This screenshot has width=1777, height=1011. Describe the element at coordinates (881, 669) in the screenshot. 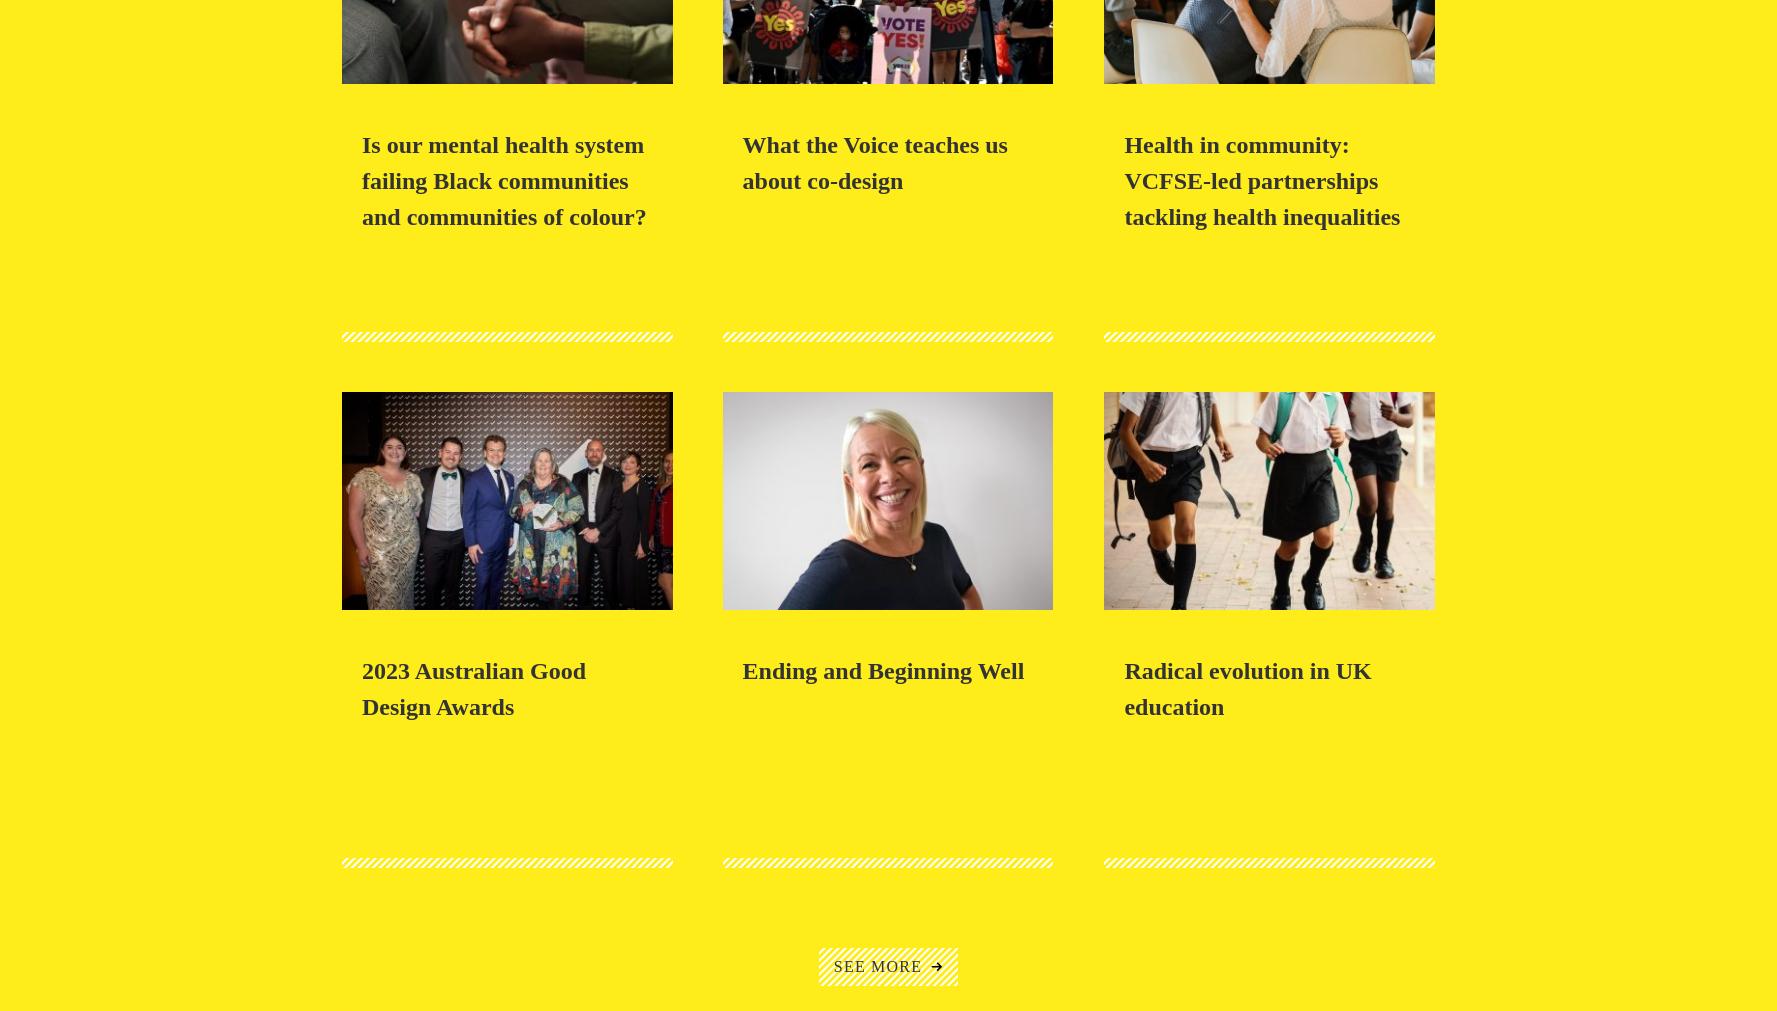

I see `'Ending and Beginning Well'` at that location.